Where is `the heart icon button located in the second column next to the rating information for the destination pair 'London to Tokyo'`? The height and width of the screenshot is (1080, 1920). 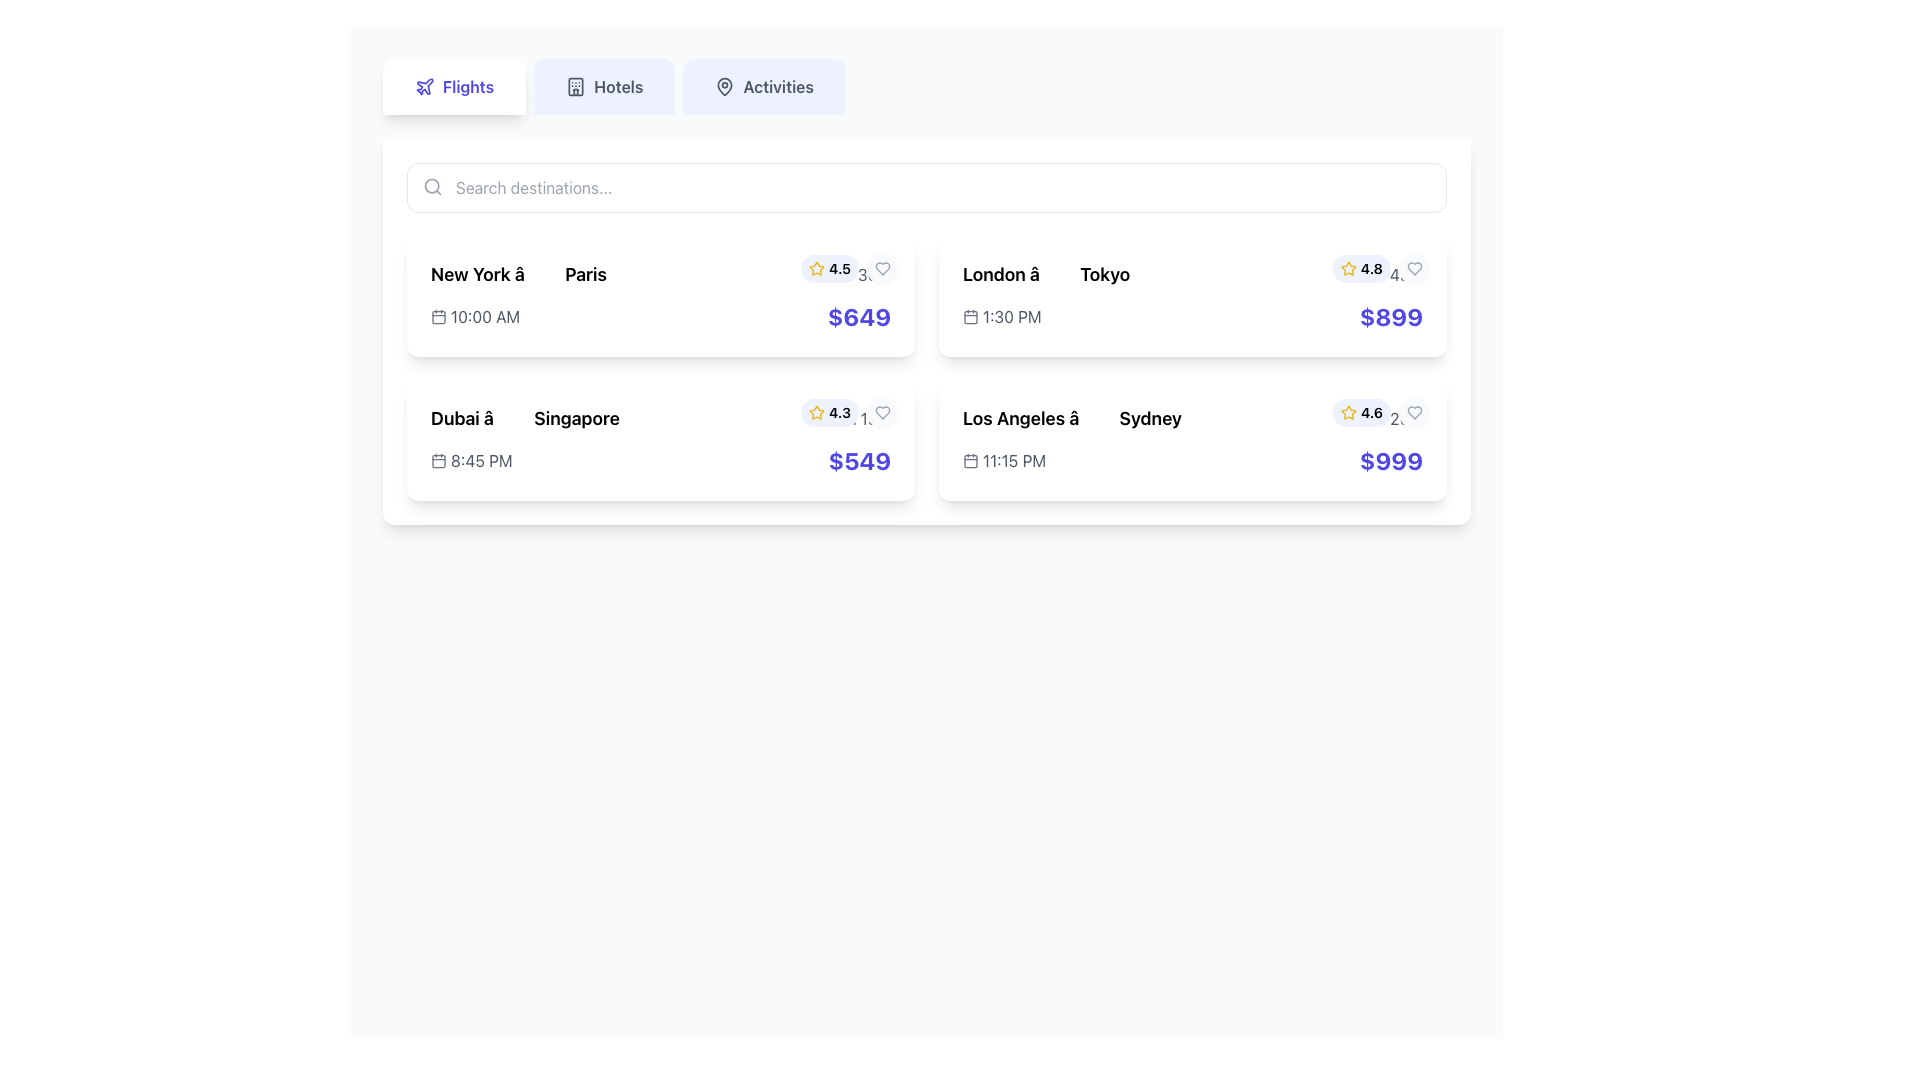 the heart icon button located in the second column next to the rating information for the destination pair 'London to Tokyo' is located at coordinates (1414, 268).